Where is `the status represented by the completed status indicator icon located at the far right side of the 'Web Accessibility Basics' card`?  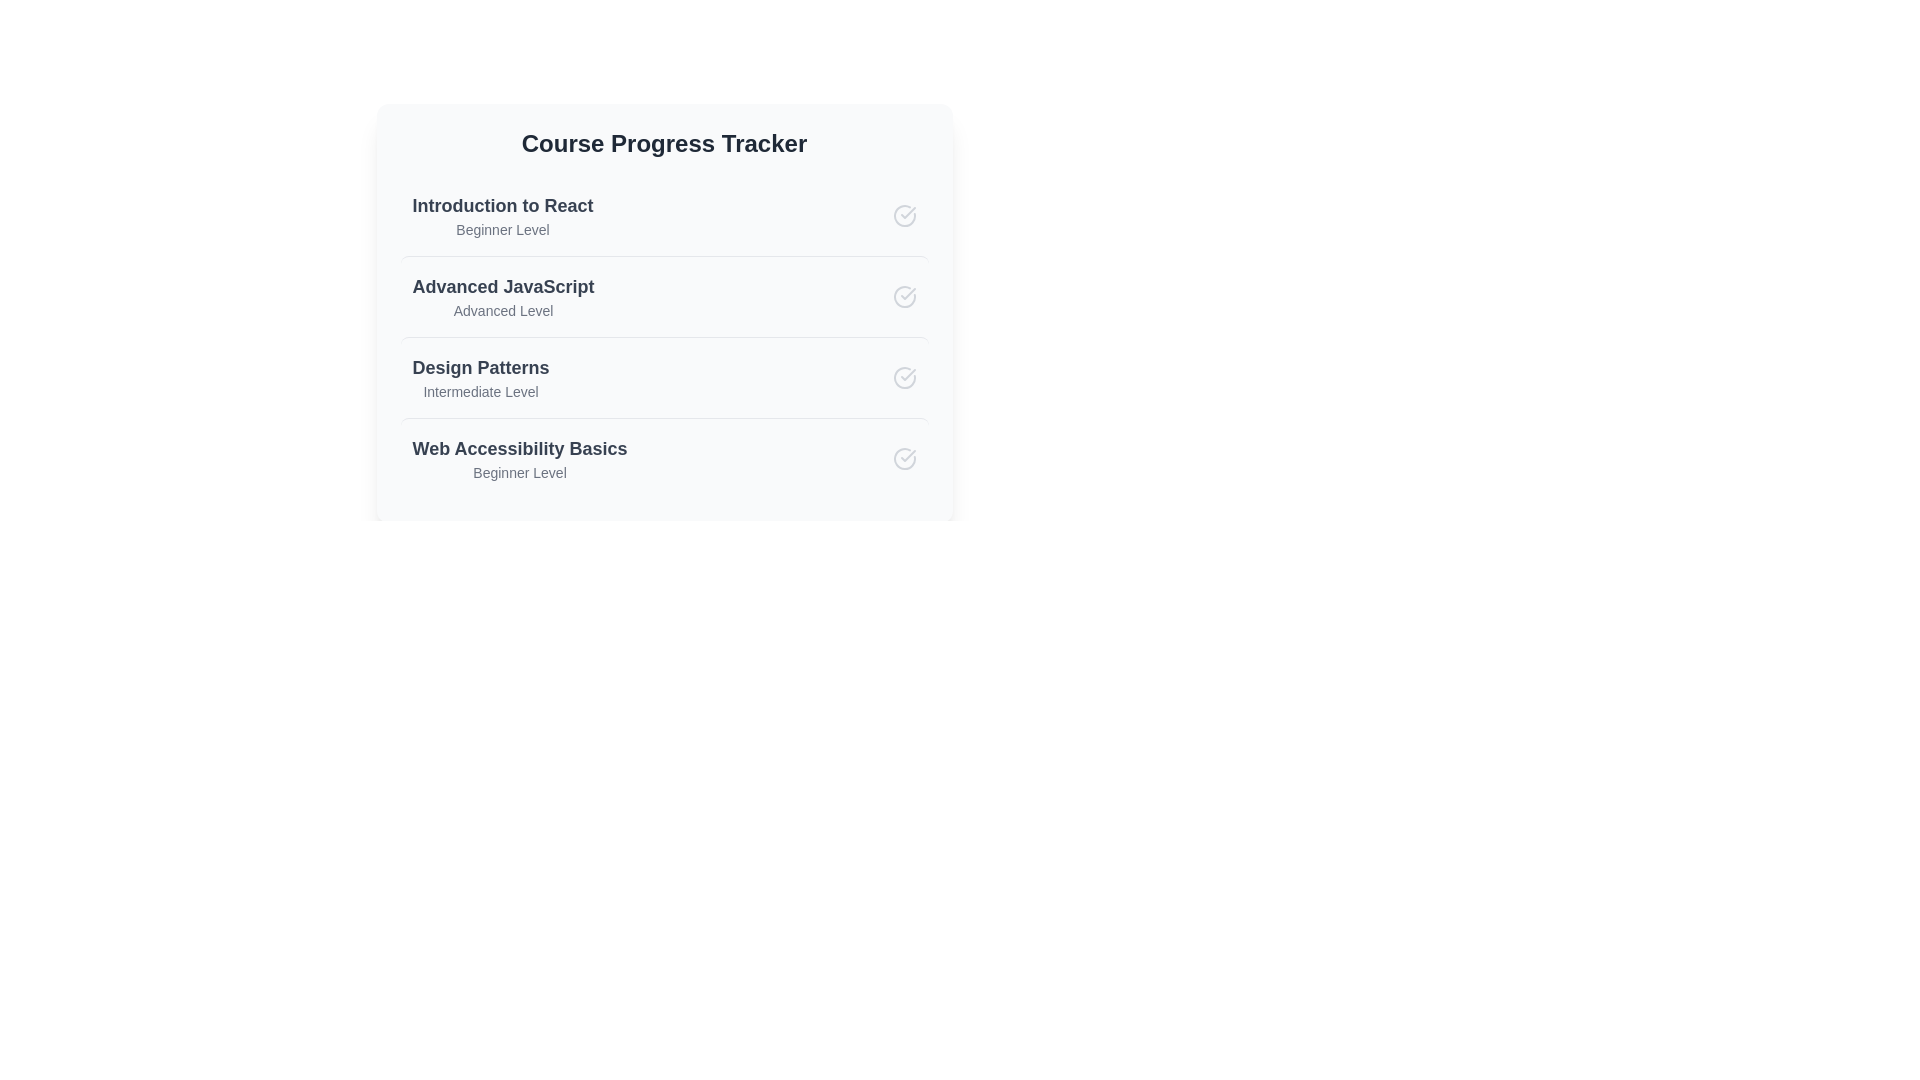 the status represented by the completed status indicator icon located at the far right side of the 'Web Accessibility Basics' card is located at coordinates (903, 459).